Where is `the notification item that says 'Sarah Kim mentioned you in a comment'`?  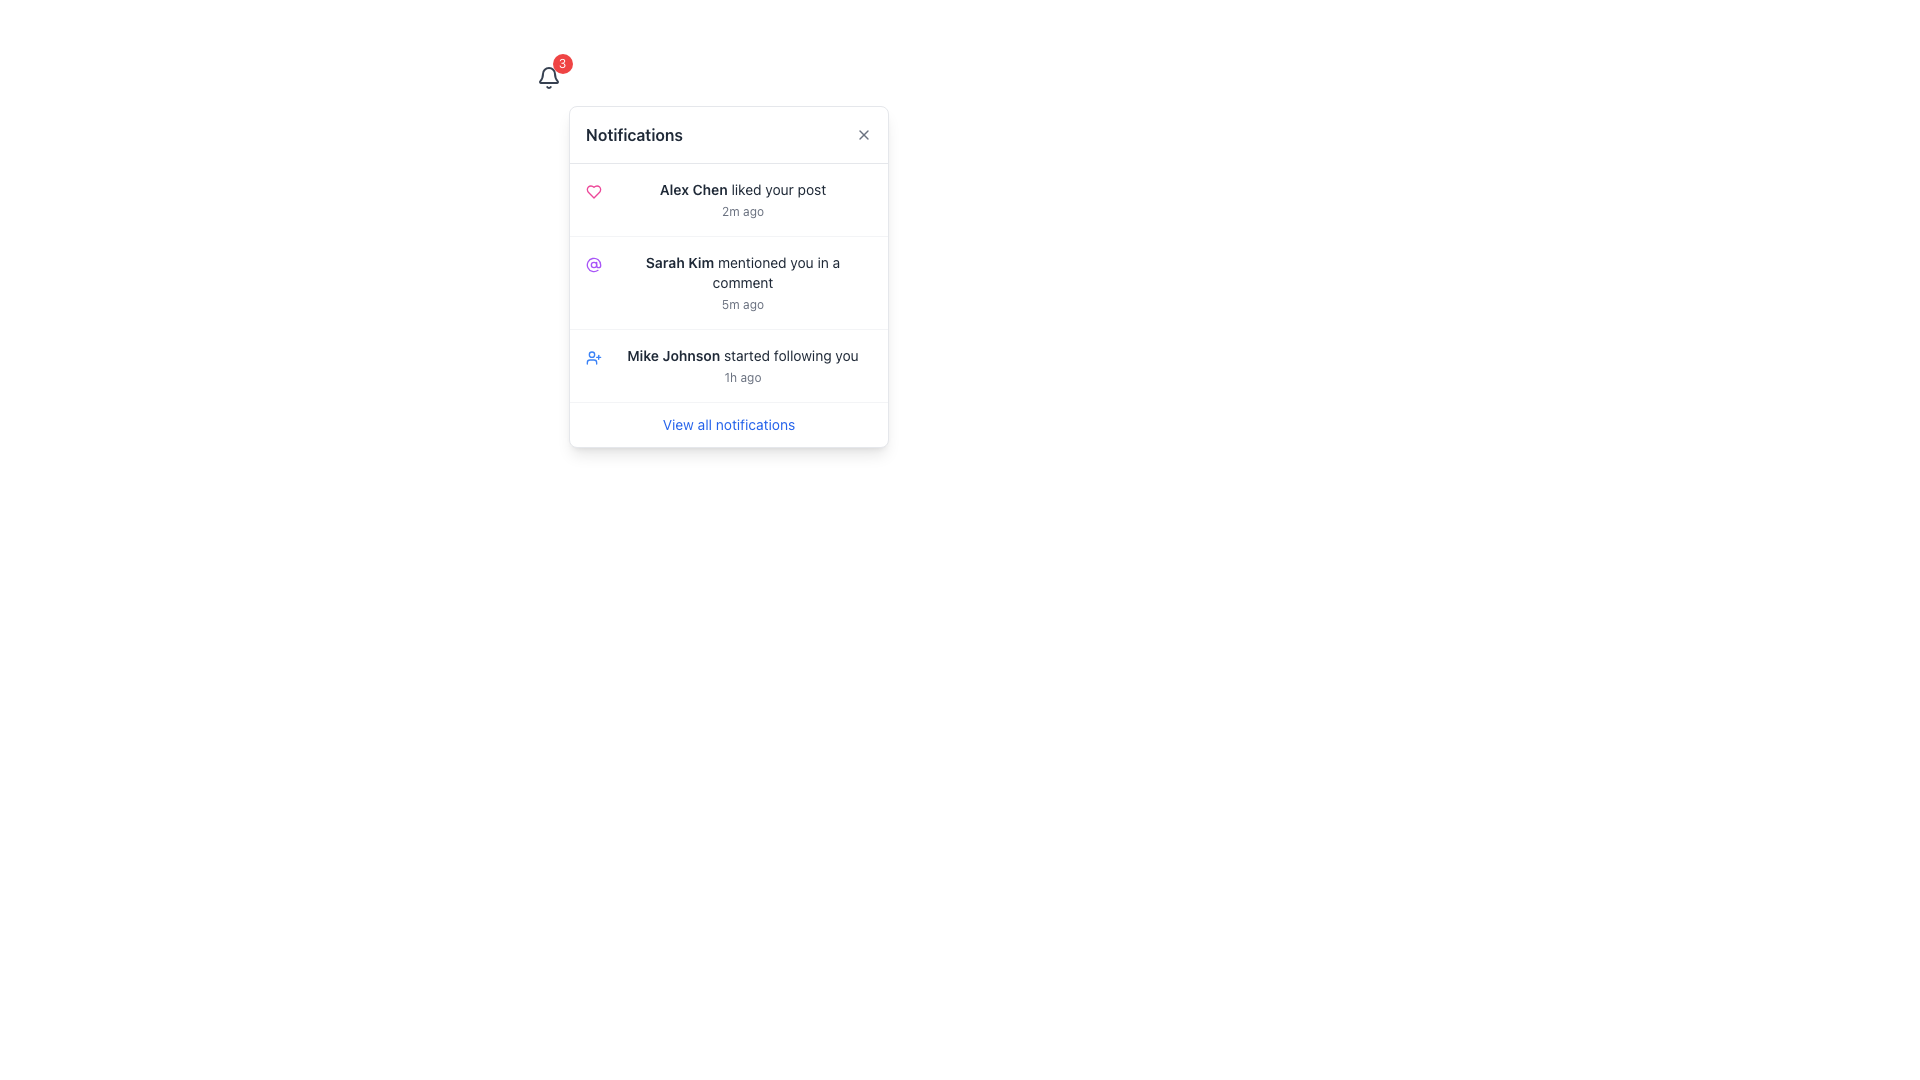
the notification item that says 'Sarah Kim mentioned you in a comment' is located at coordinates (728, 283).